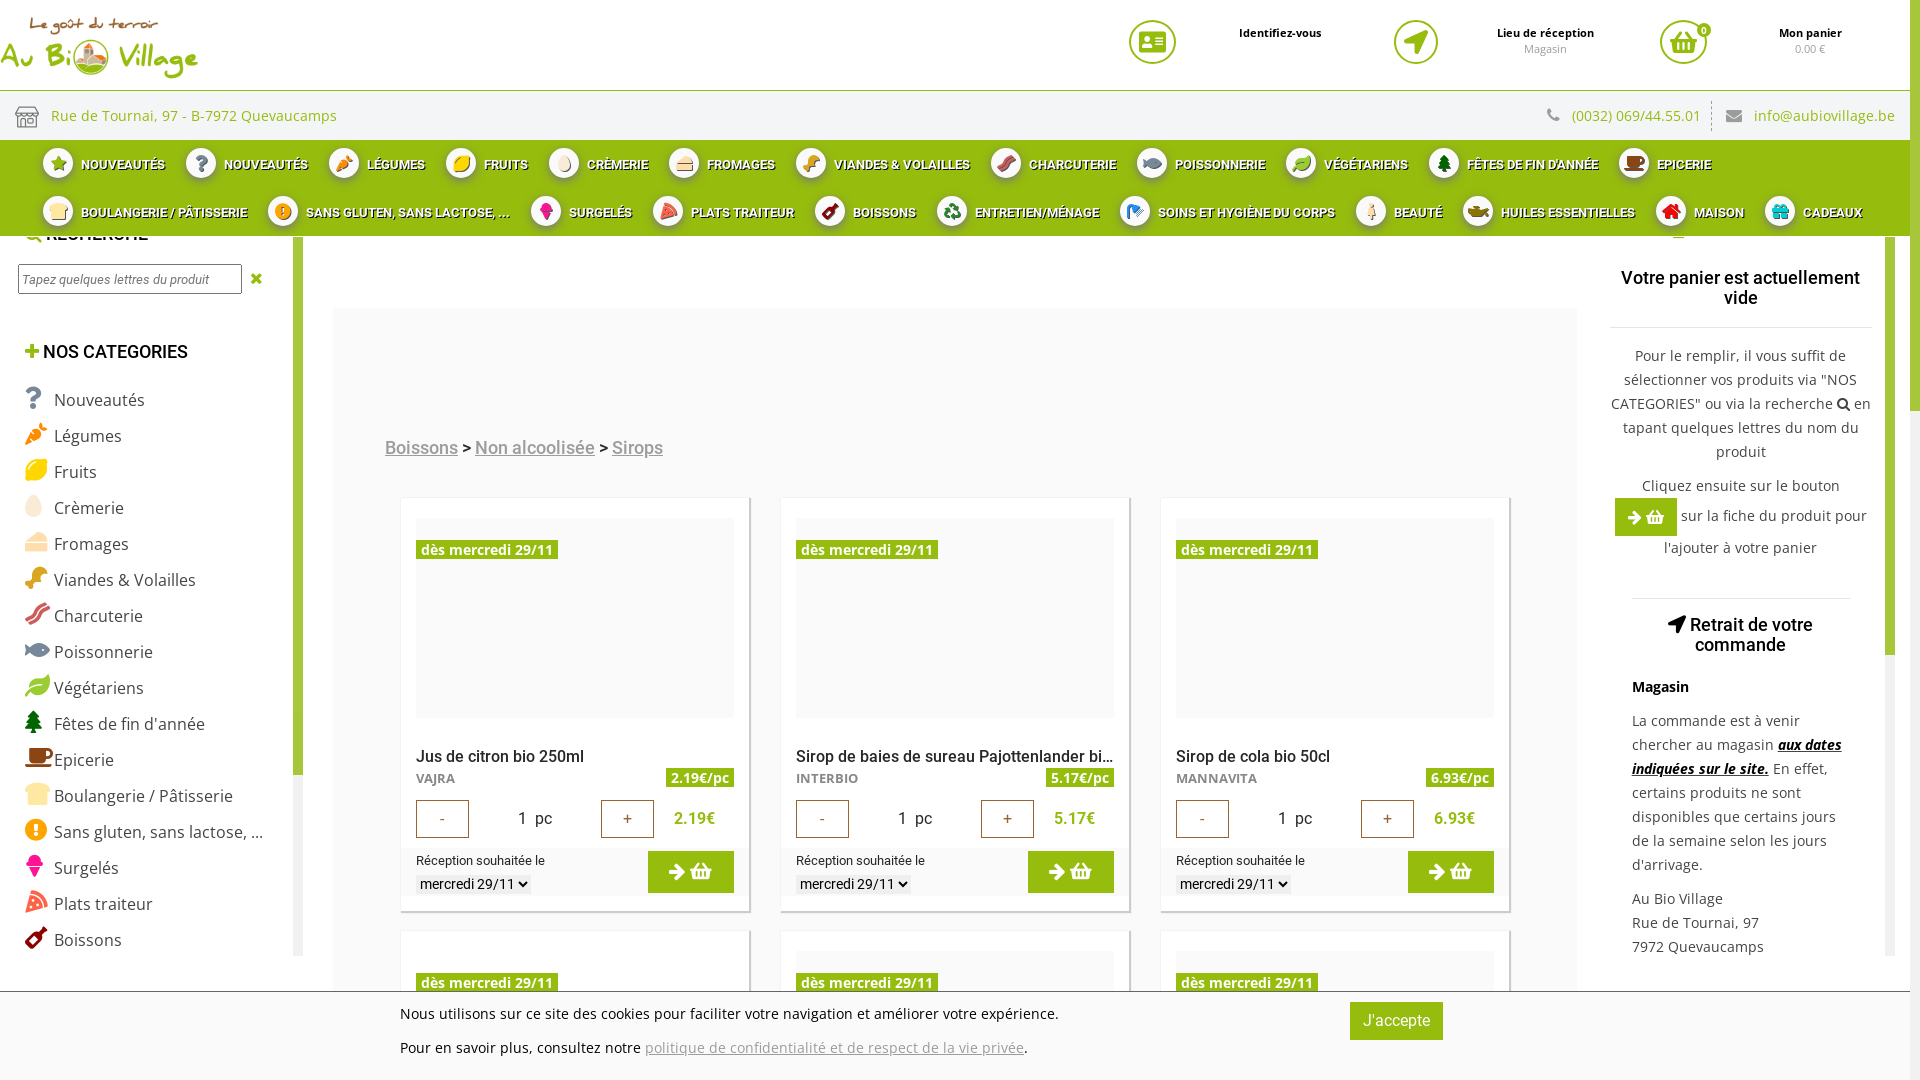 This screenshot has height=1080, width=1920. Describe the element at coordinates (82, 614) in the screenshot. I see `'Charcuterie'` at that location.